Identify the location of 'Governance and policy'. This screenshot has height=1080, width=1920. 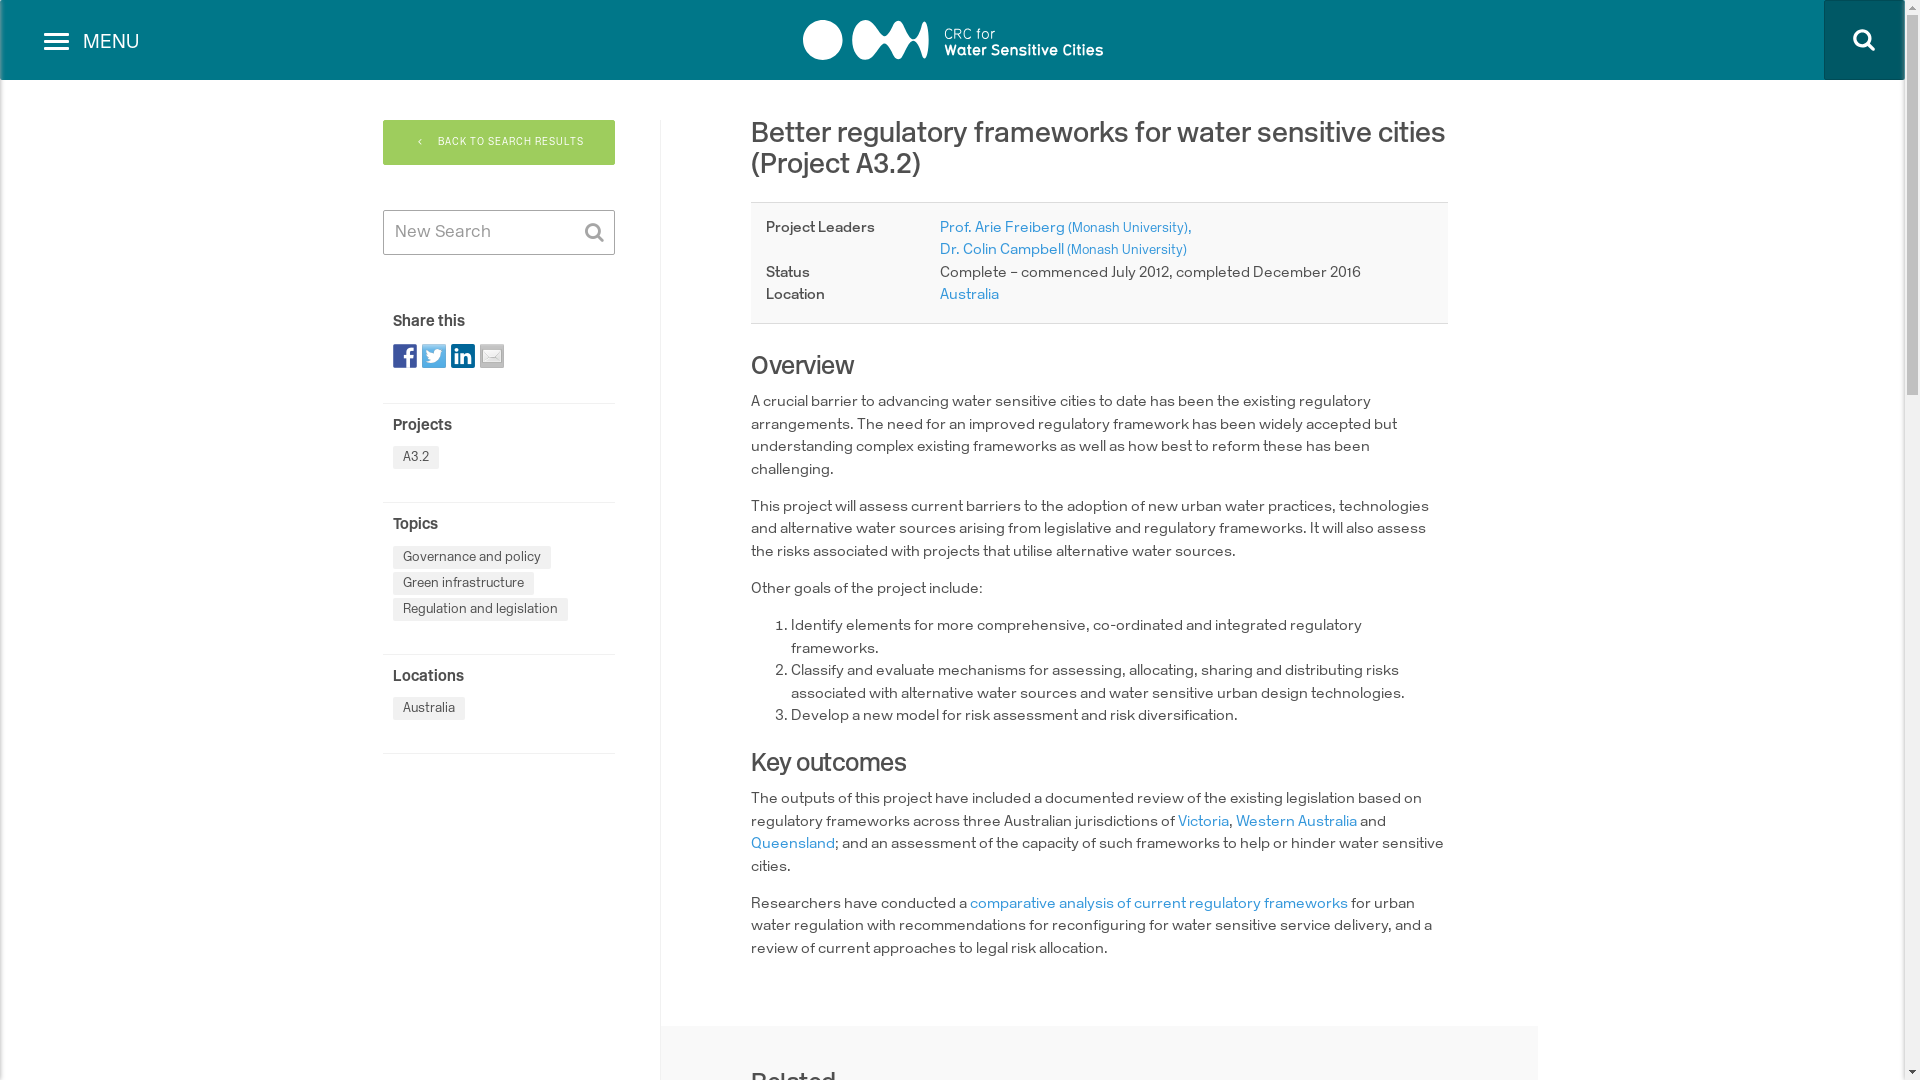
(469, 557).